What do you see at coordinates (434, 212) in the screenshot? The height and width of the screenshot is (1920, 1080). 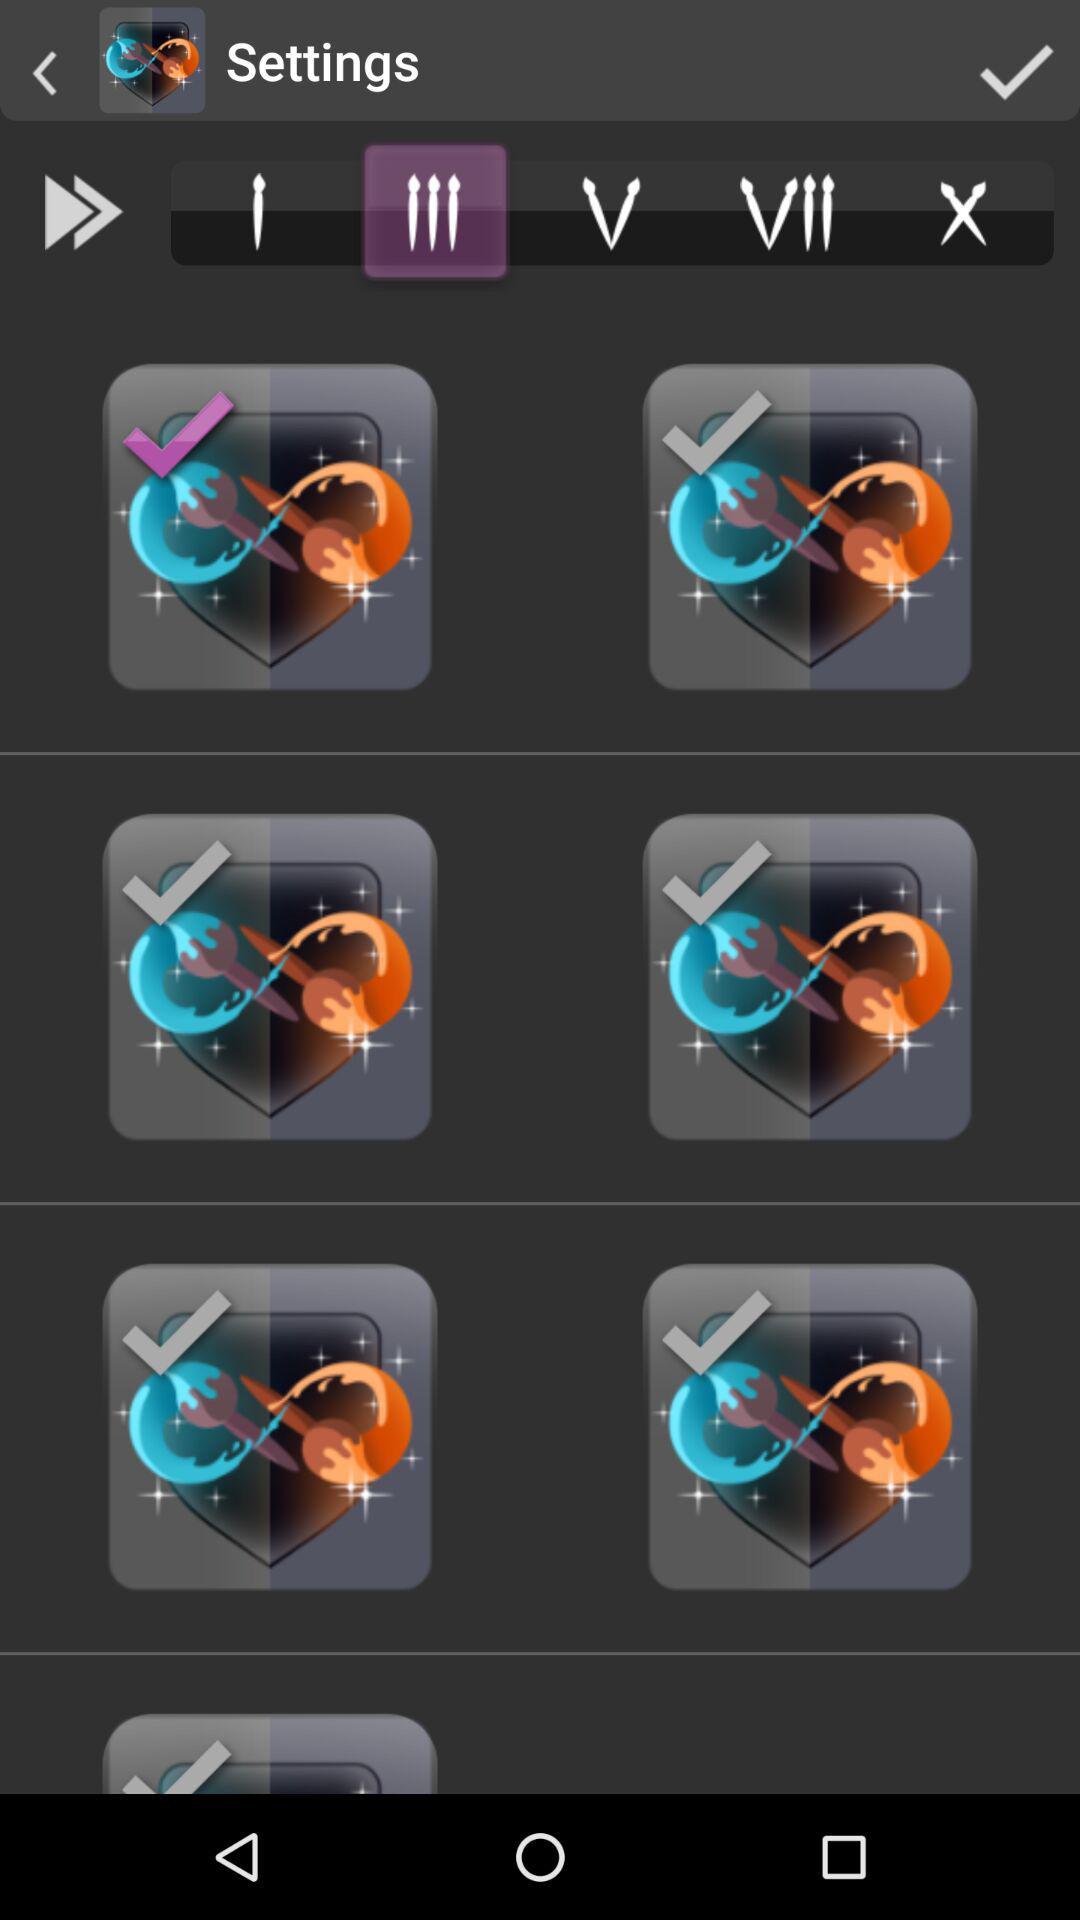 I see `more` at bounding box center [434, 212].